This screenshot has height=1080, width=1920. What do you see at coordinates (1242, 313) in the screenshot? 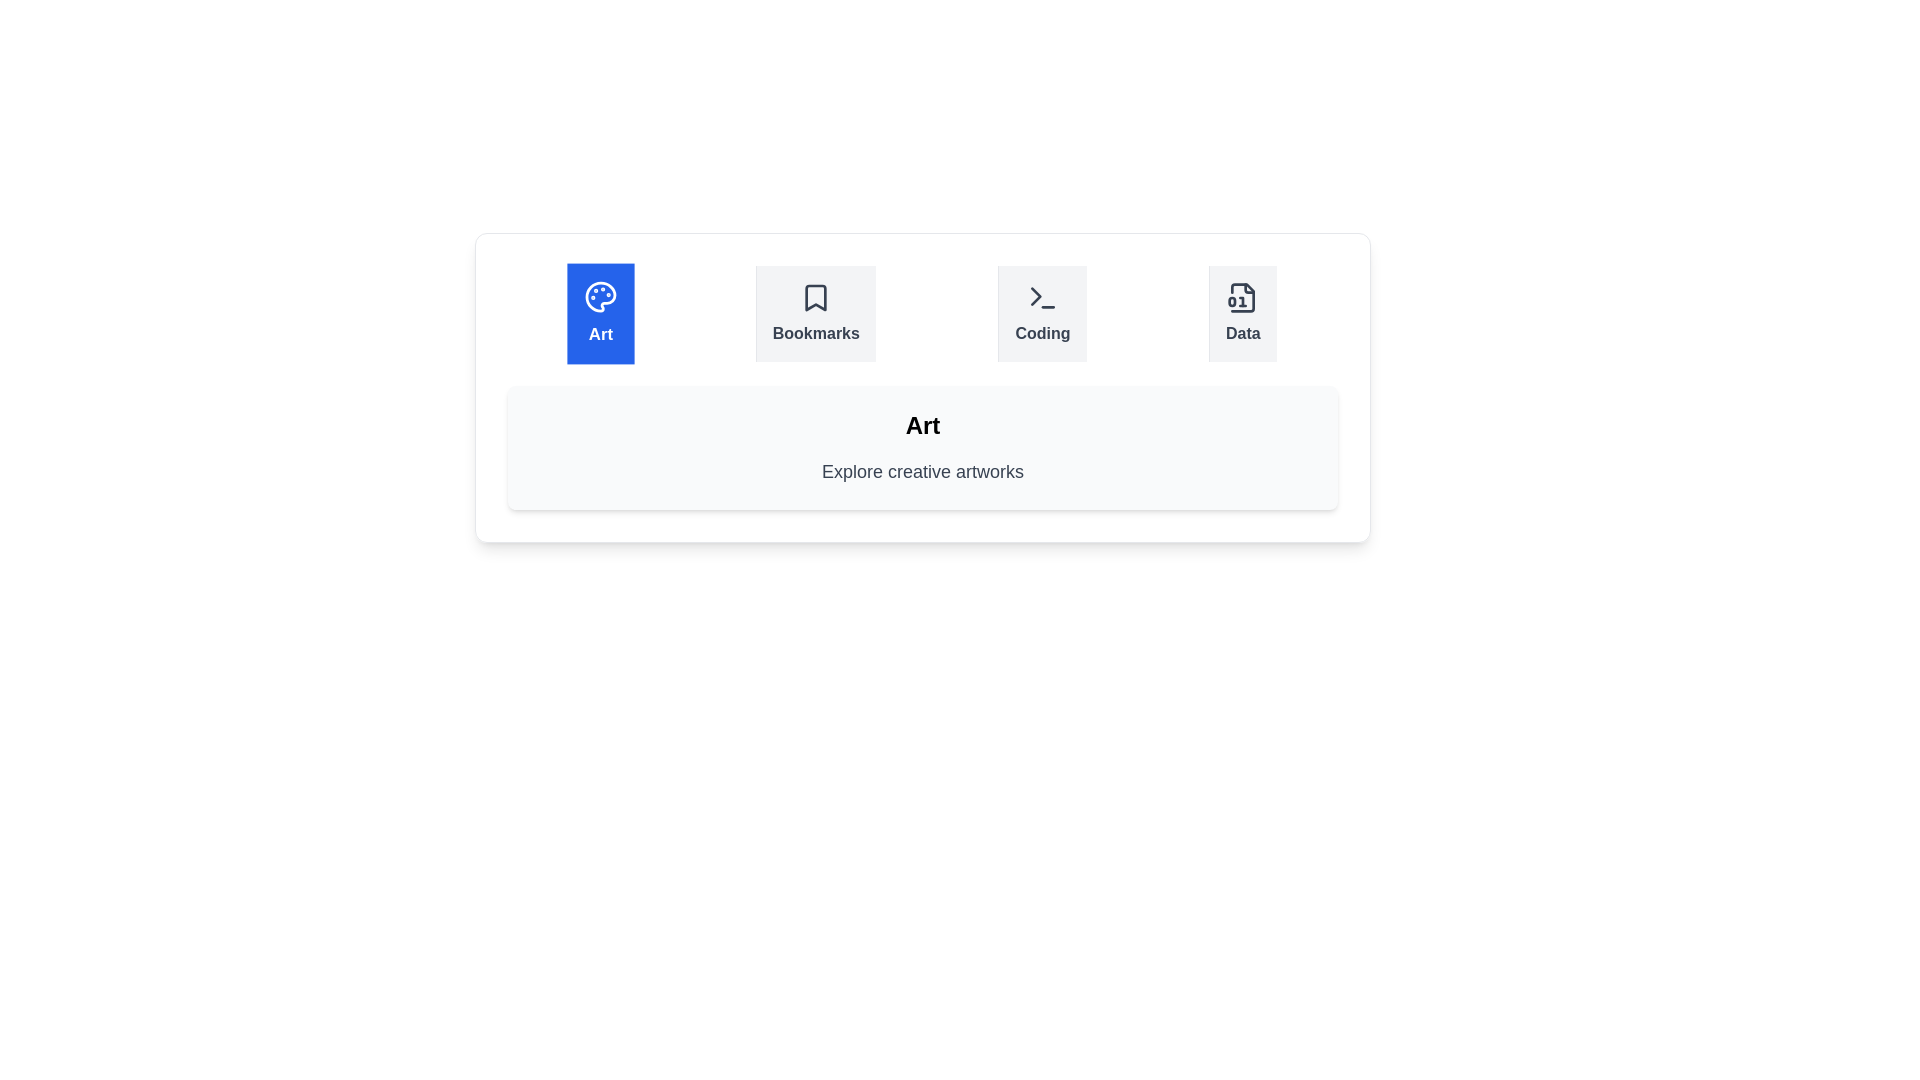
I see `the tab labeled Data` at bounding box center [1242, 313].